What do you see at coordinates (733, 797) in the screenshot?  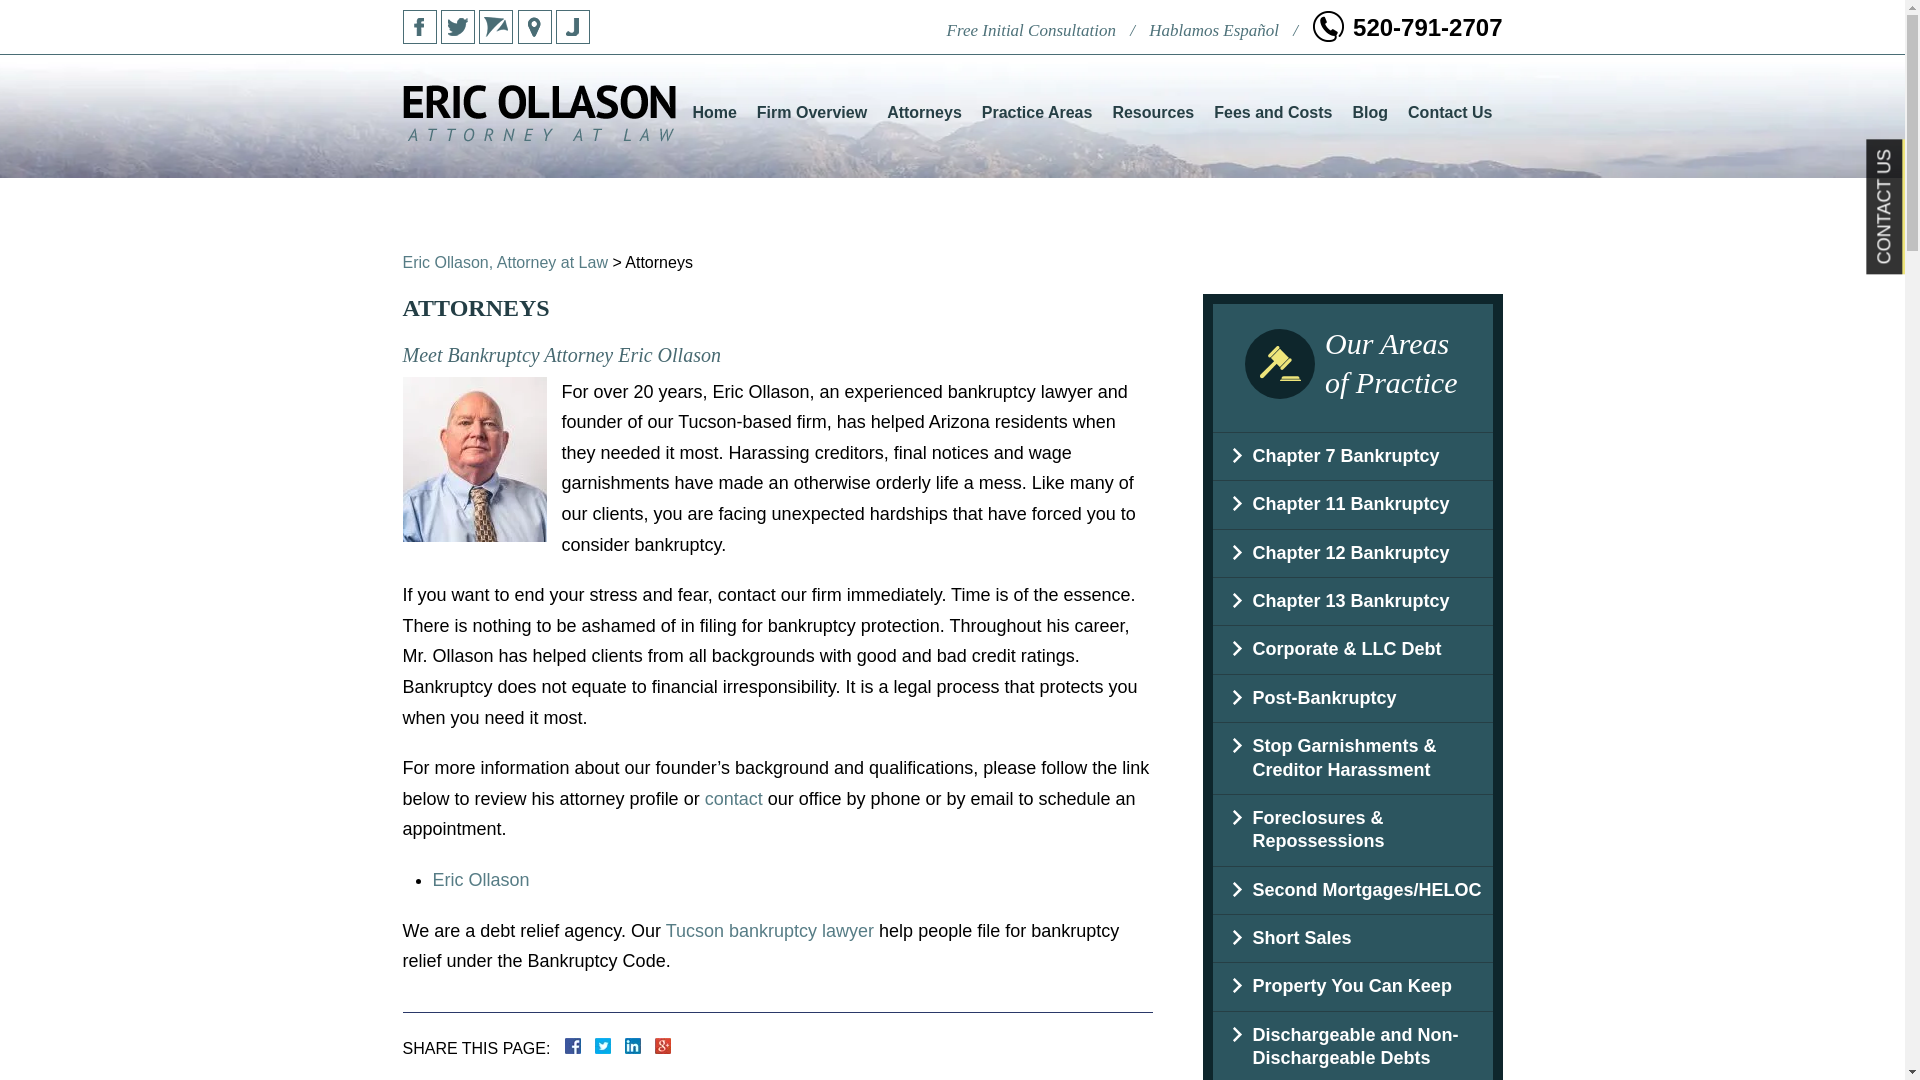 I see `'contact'` at bounding box center [733, 797].